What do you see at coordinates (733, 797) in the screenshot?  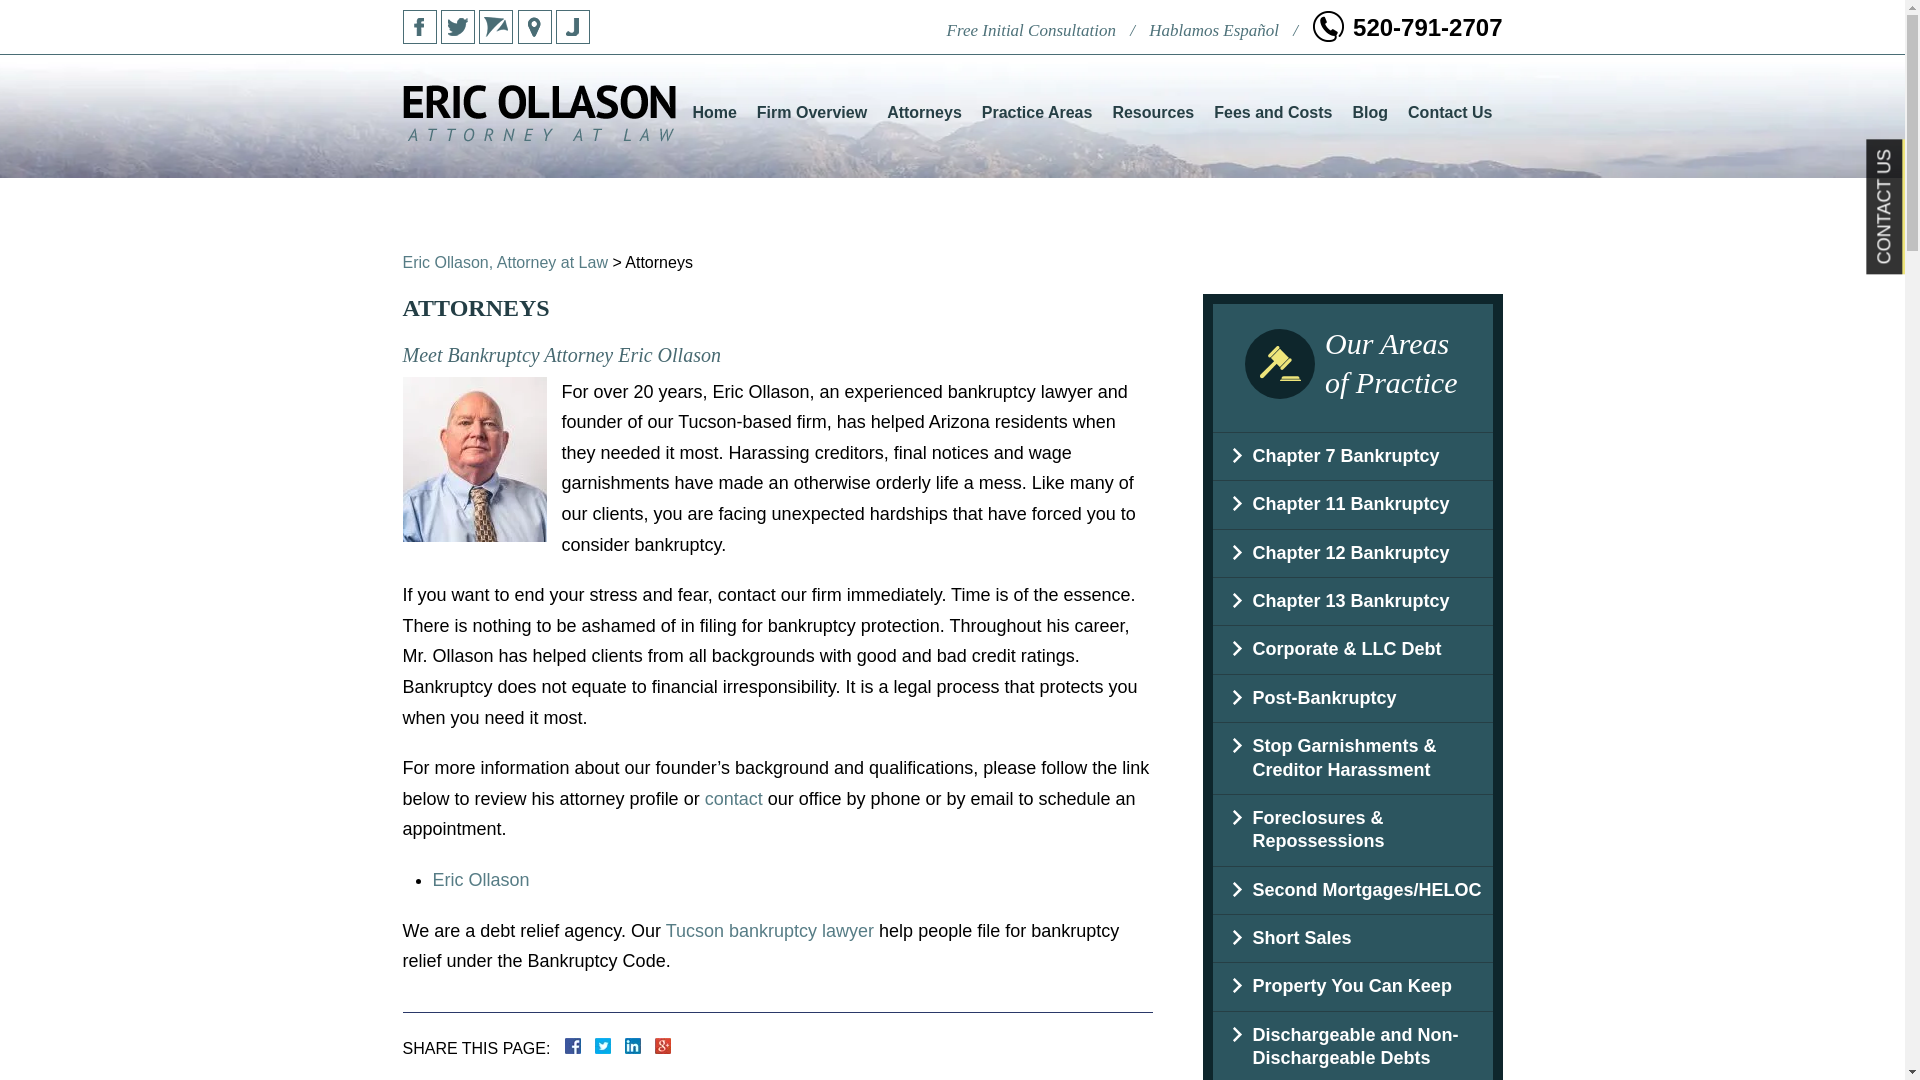 I see `'contact'` at bounding box center [733, 797].